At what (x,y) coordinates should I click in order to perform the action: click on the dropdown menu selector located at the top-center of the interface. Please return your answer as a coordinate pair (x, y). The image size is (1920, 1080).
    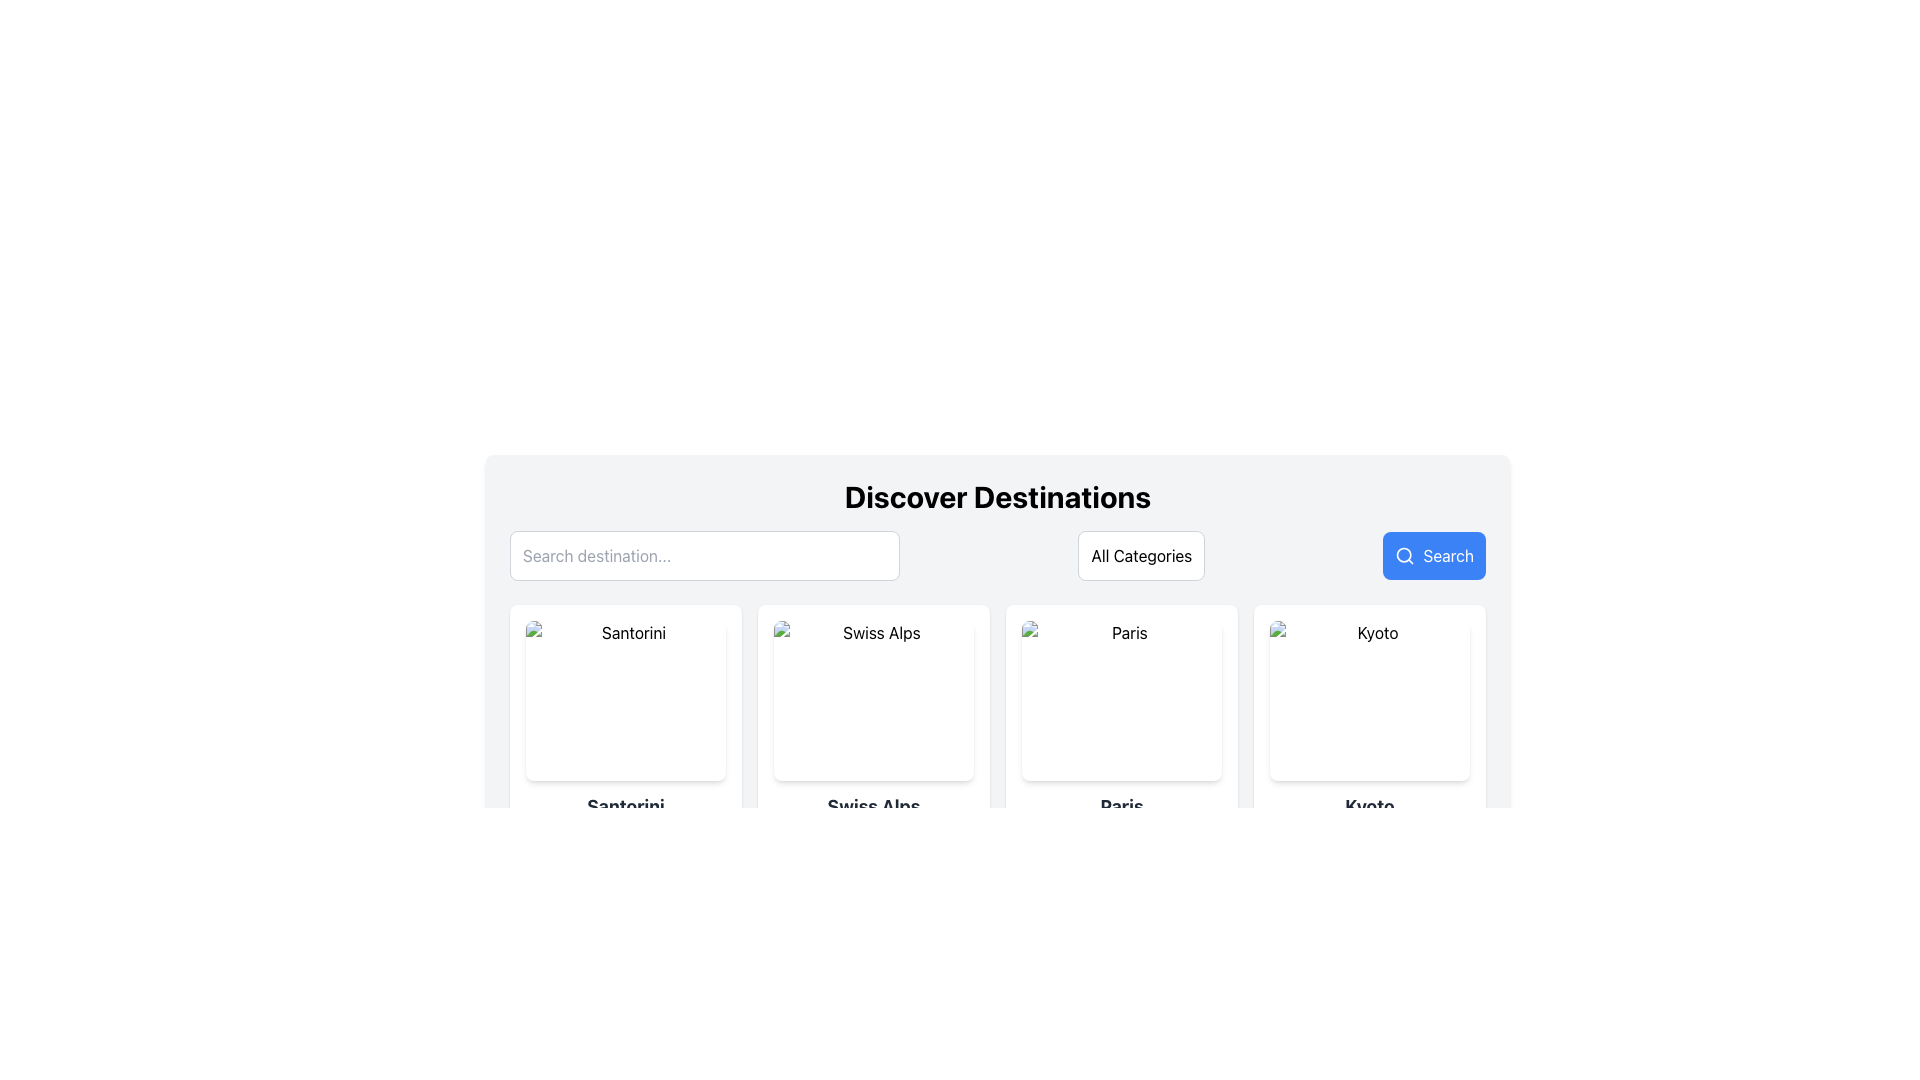
    Looking at the image, I should click on (1142, 555).